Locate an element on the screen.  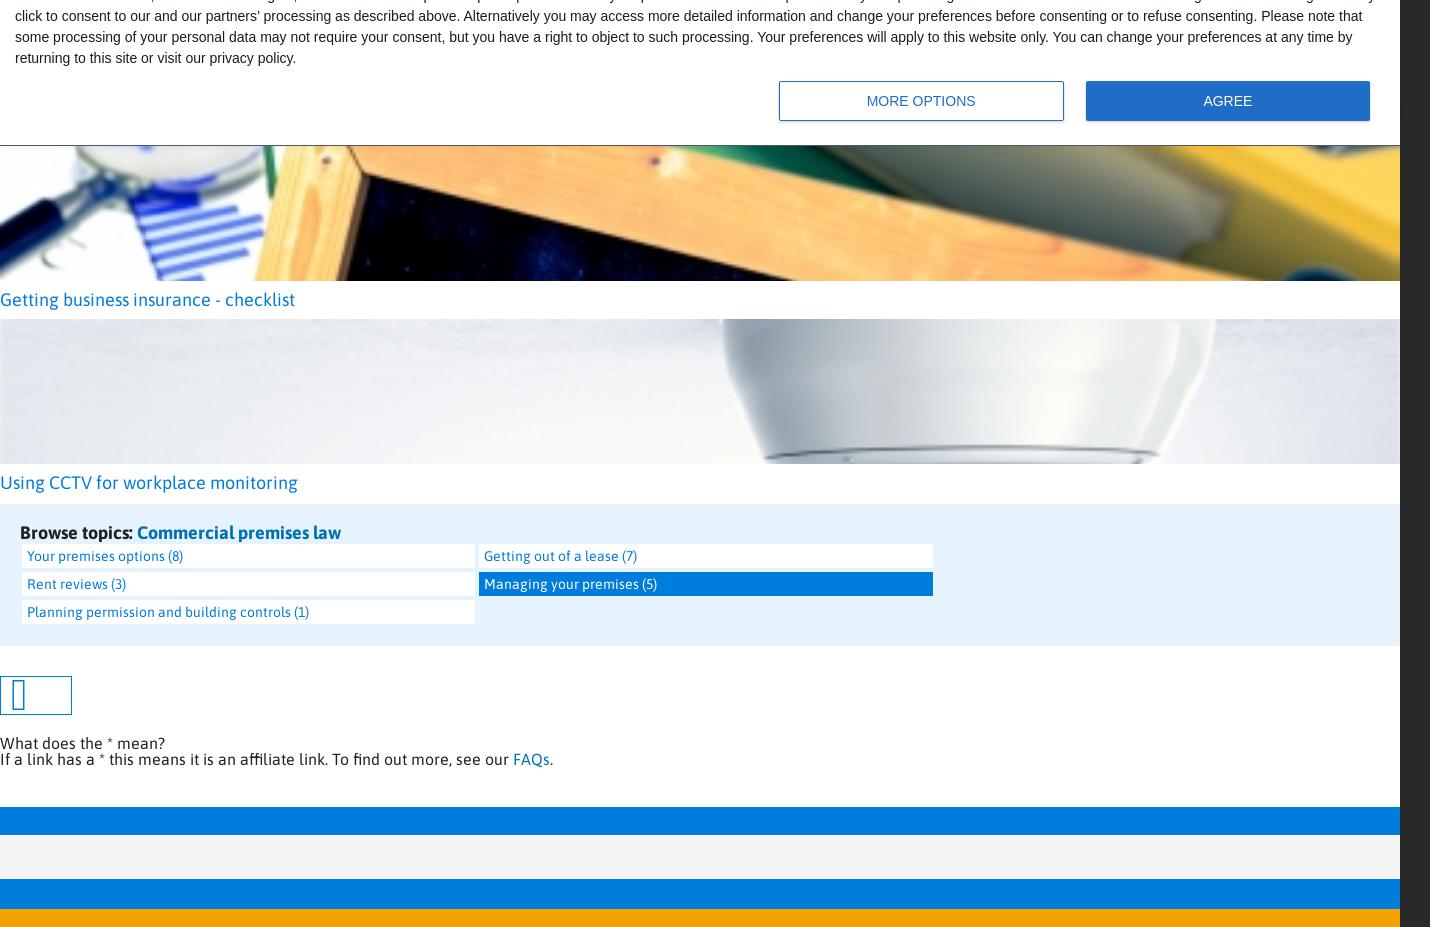
'Getting out of a lease (7)' is located at coordinates (484, 556).